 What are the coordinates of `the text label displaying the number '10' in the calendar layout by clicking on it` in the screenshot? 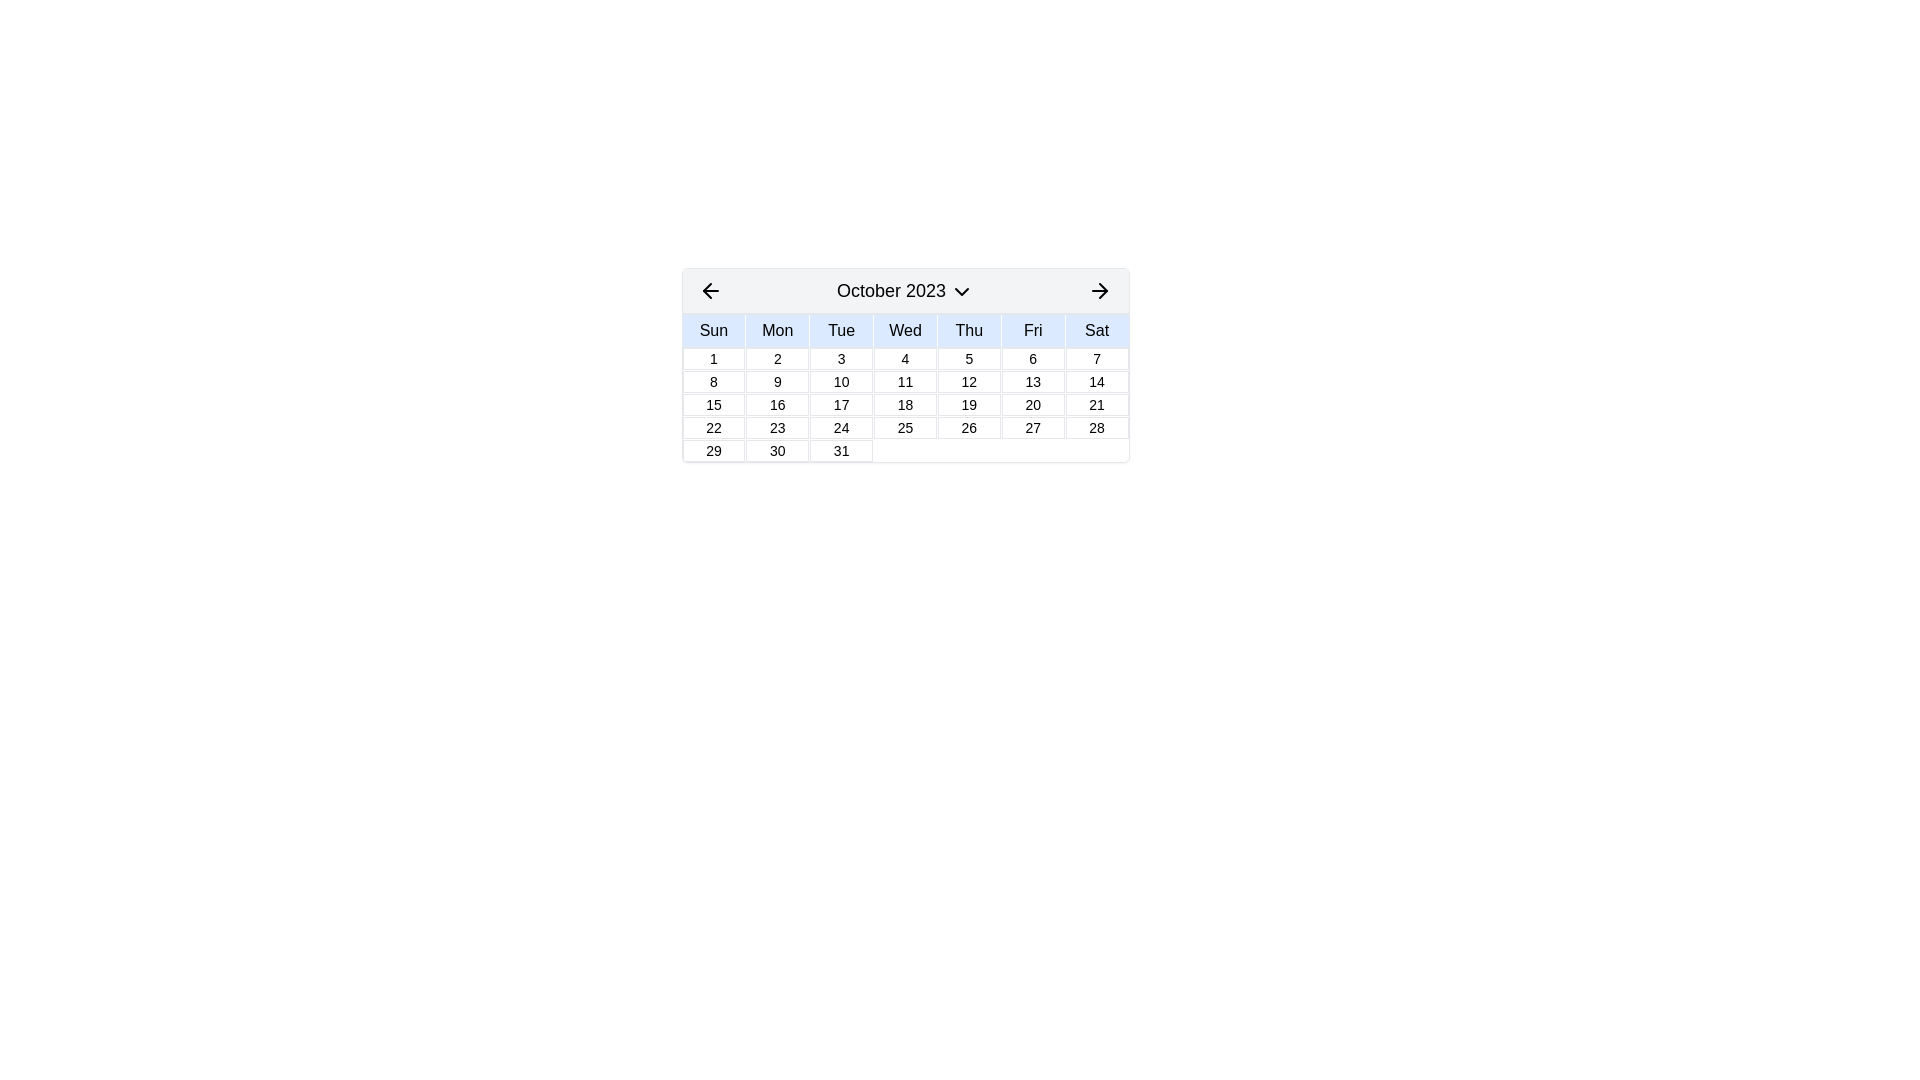 It's located at (841, 381).